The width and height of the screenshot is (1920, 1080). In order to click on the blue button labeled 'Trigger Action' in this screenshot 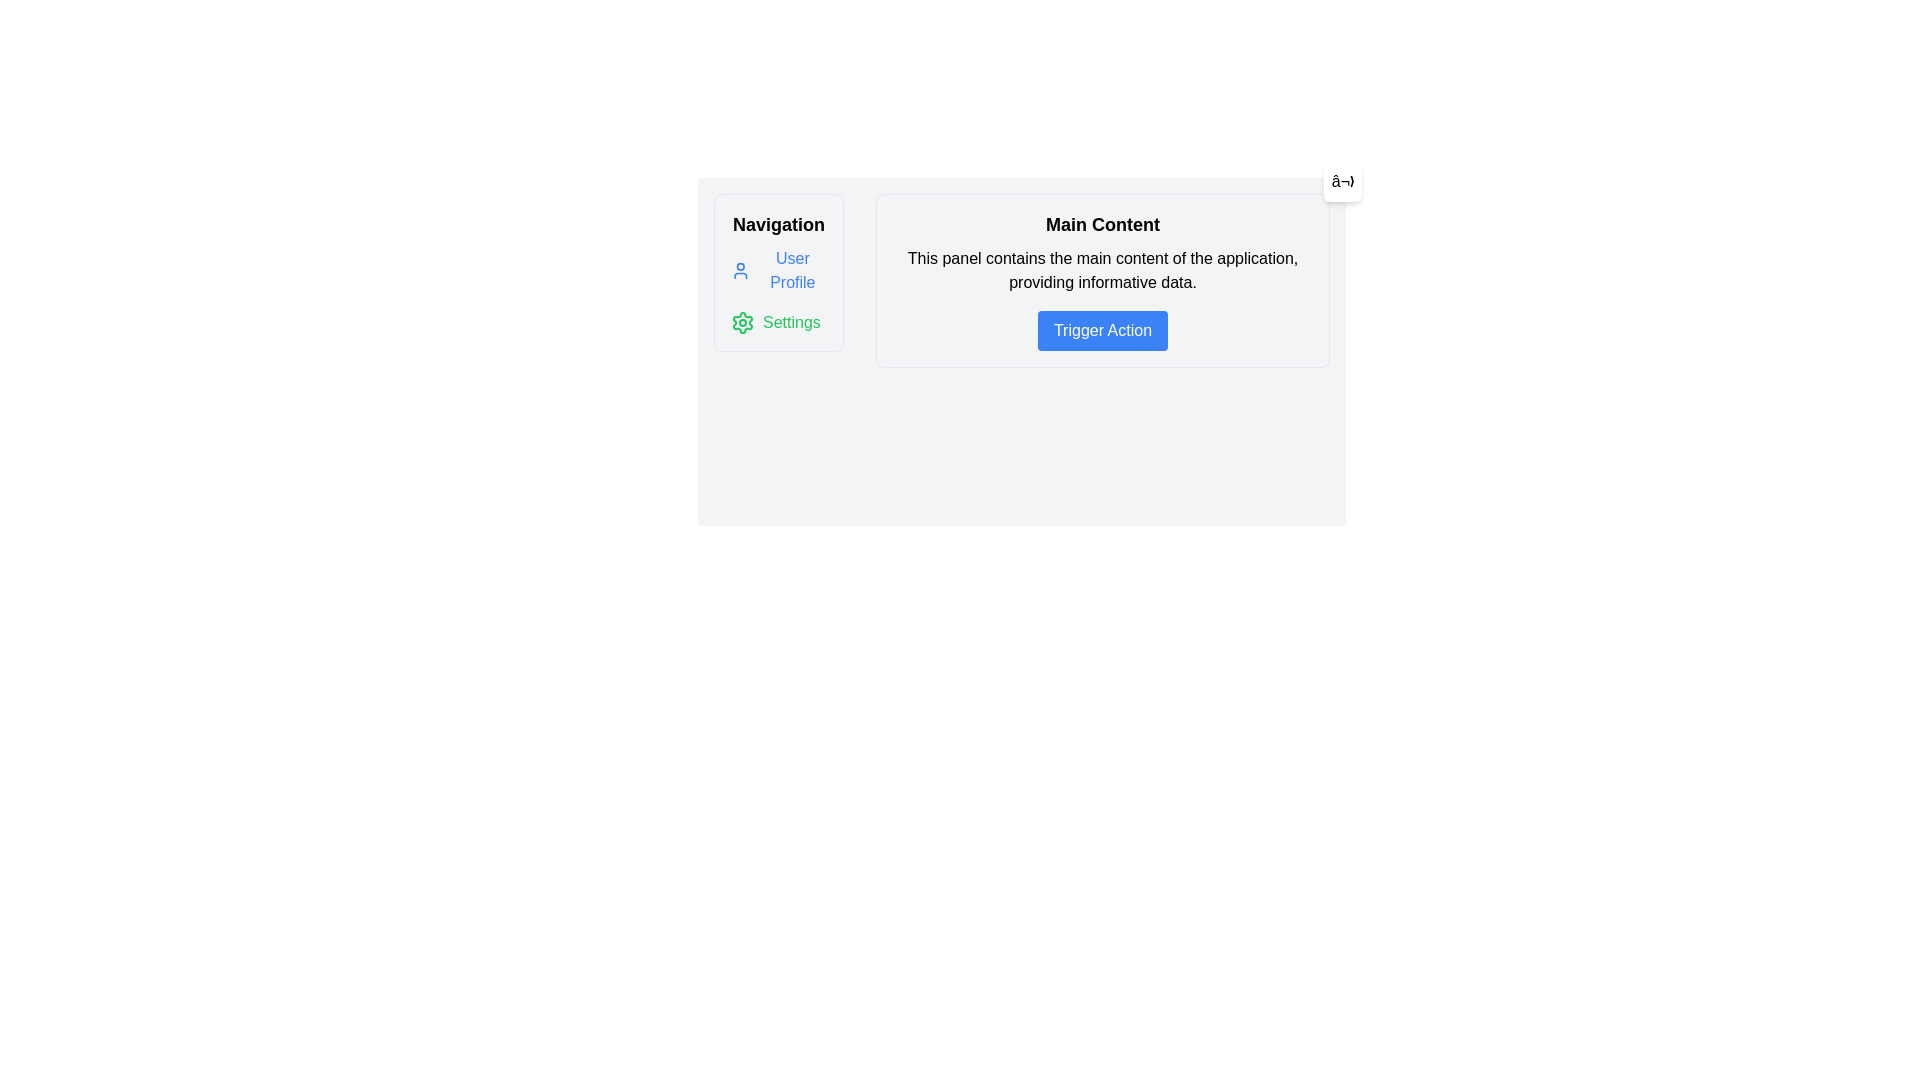, I will do `click(1102, 330)`.